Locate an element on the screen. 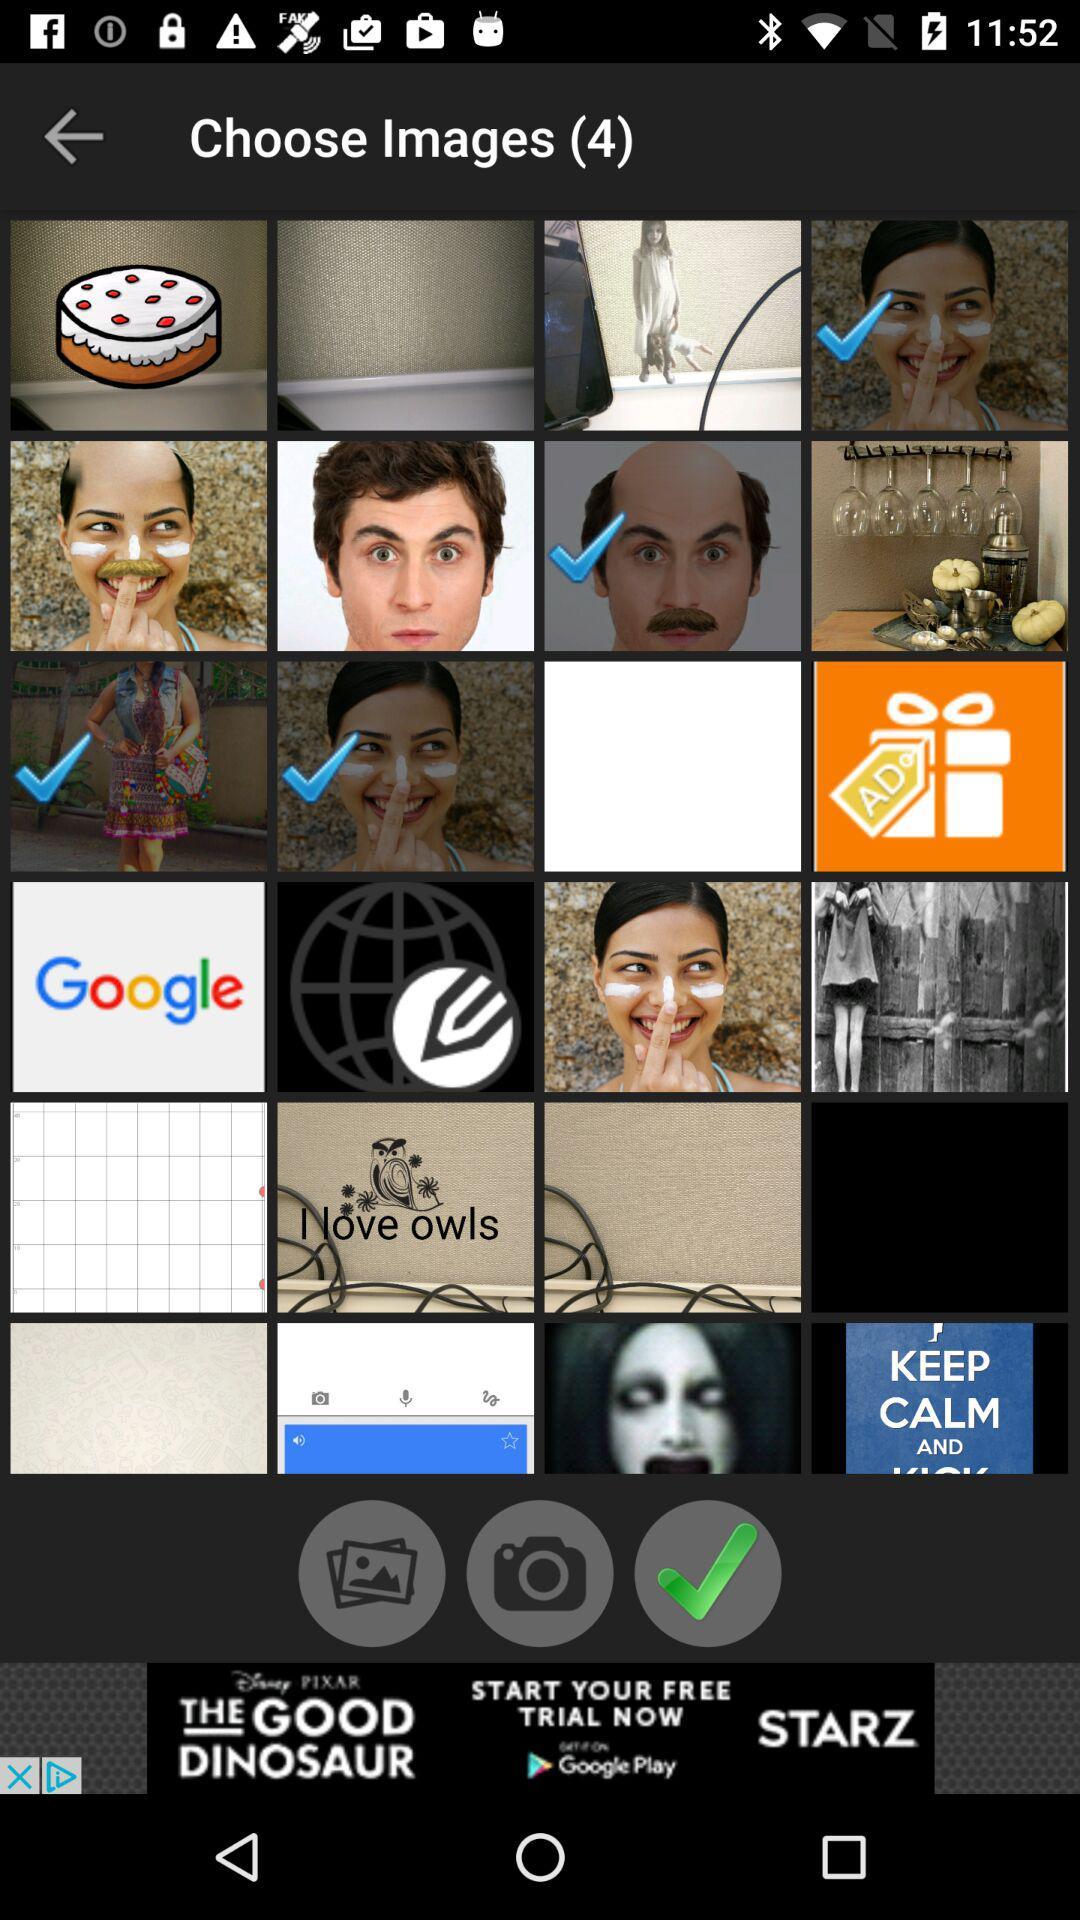 The width and height of the screenshot is (1080, 1920). image is located at coordinates (672, 325).